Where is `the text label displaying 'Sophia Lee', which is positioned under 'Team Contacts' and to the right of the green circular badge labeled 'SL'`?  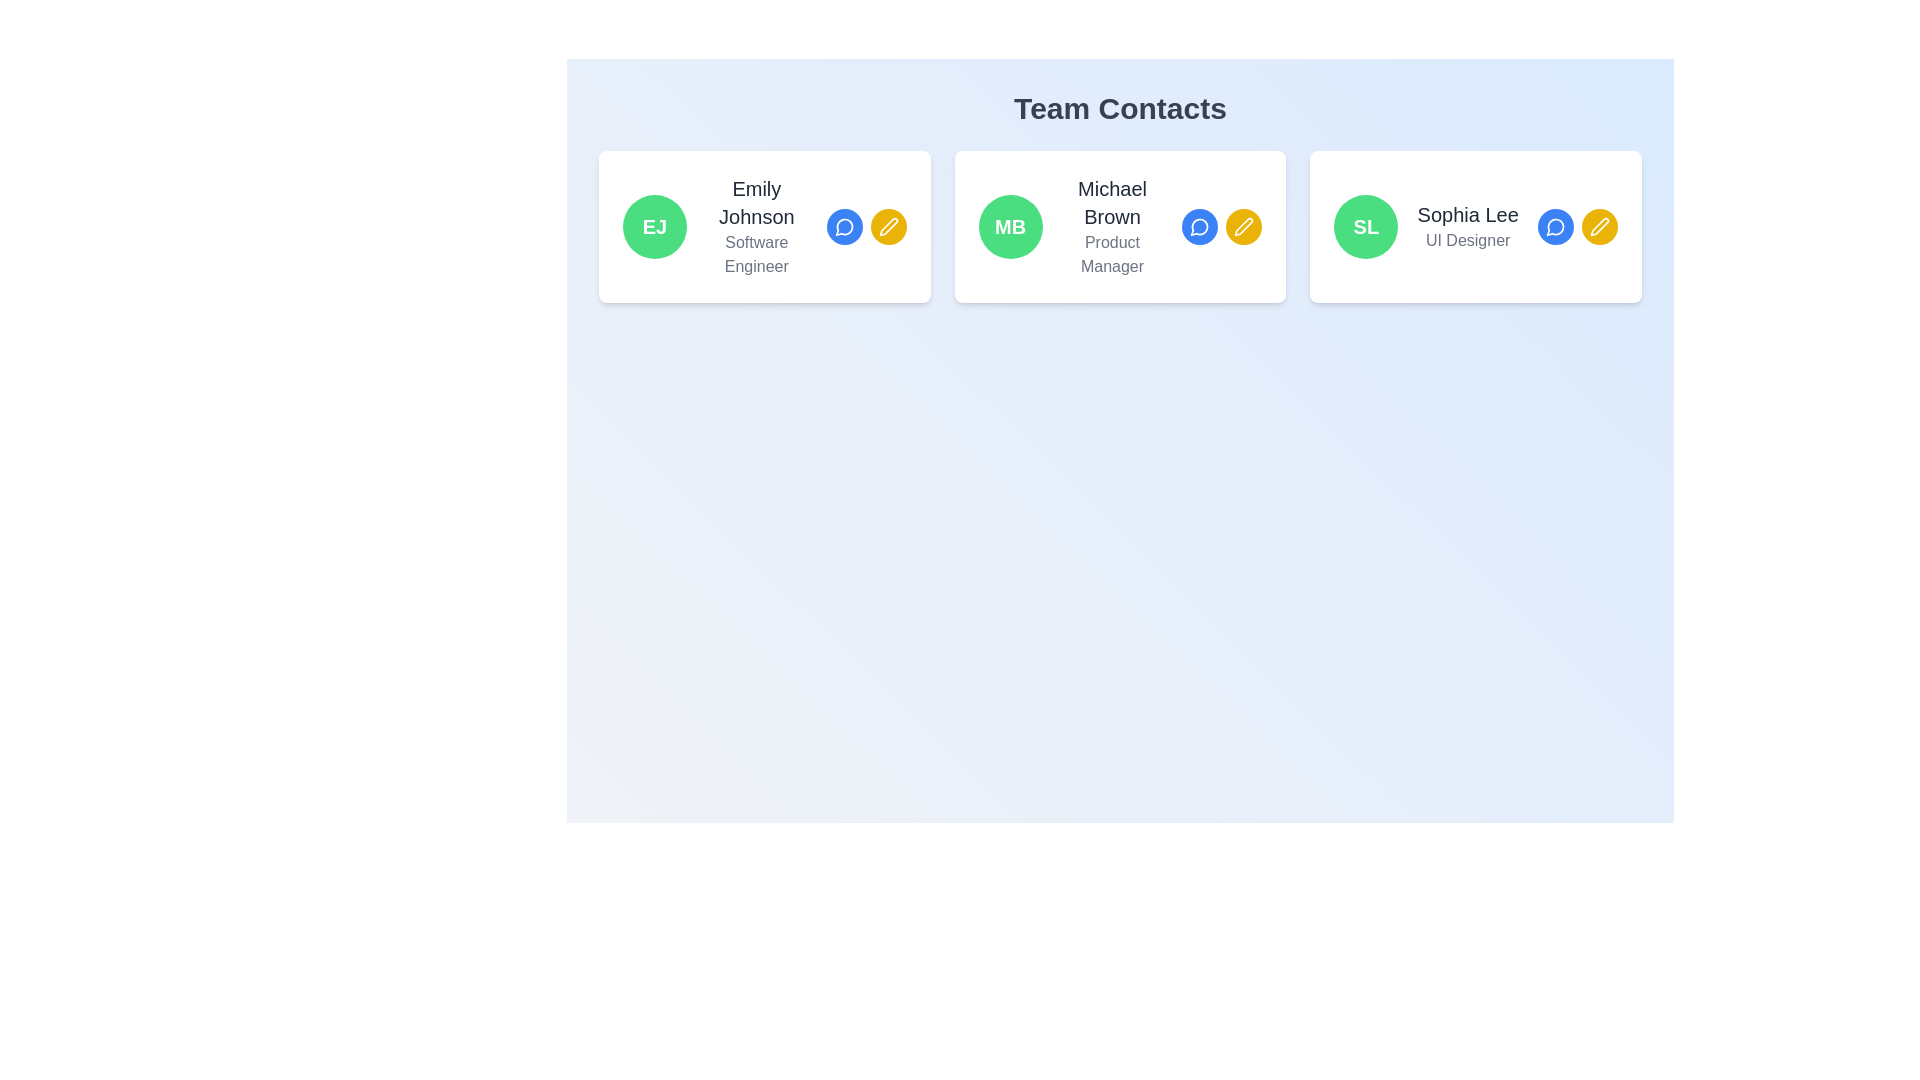 the text label displaying 'Sophia Lee', which is positioned under 'Team Contacts' and to the right of the green circular badge labeled 'SL' is located at coordinates (1468, 215).